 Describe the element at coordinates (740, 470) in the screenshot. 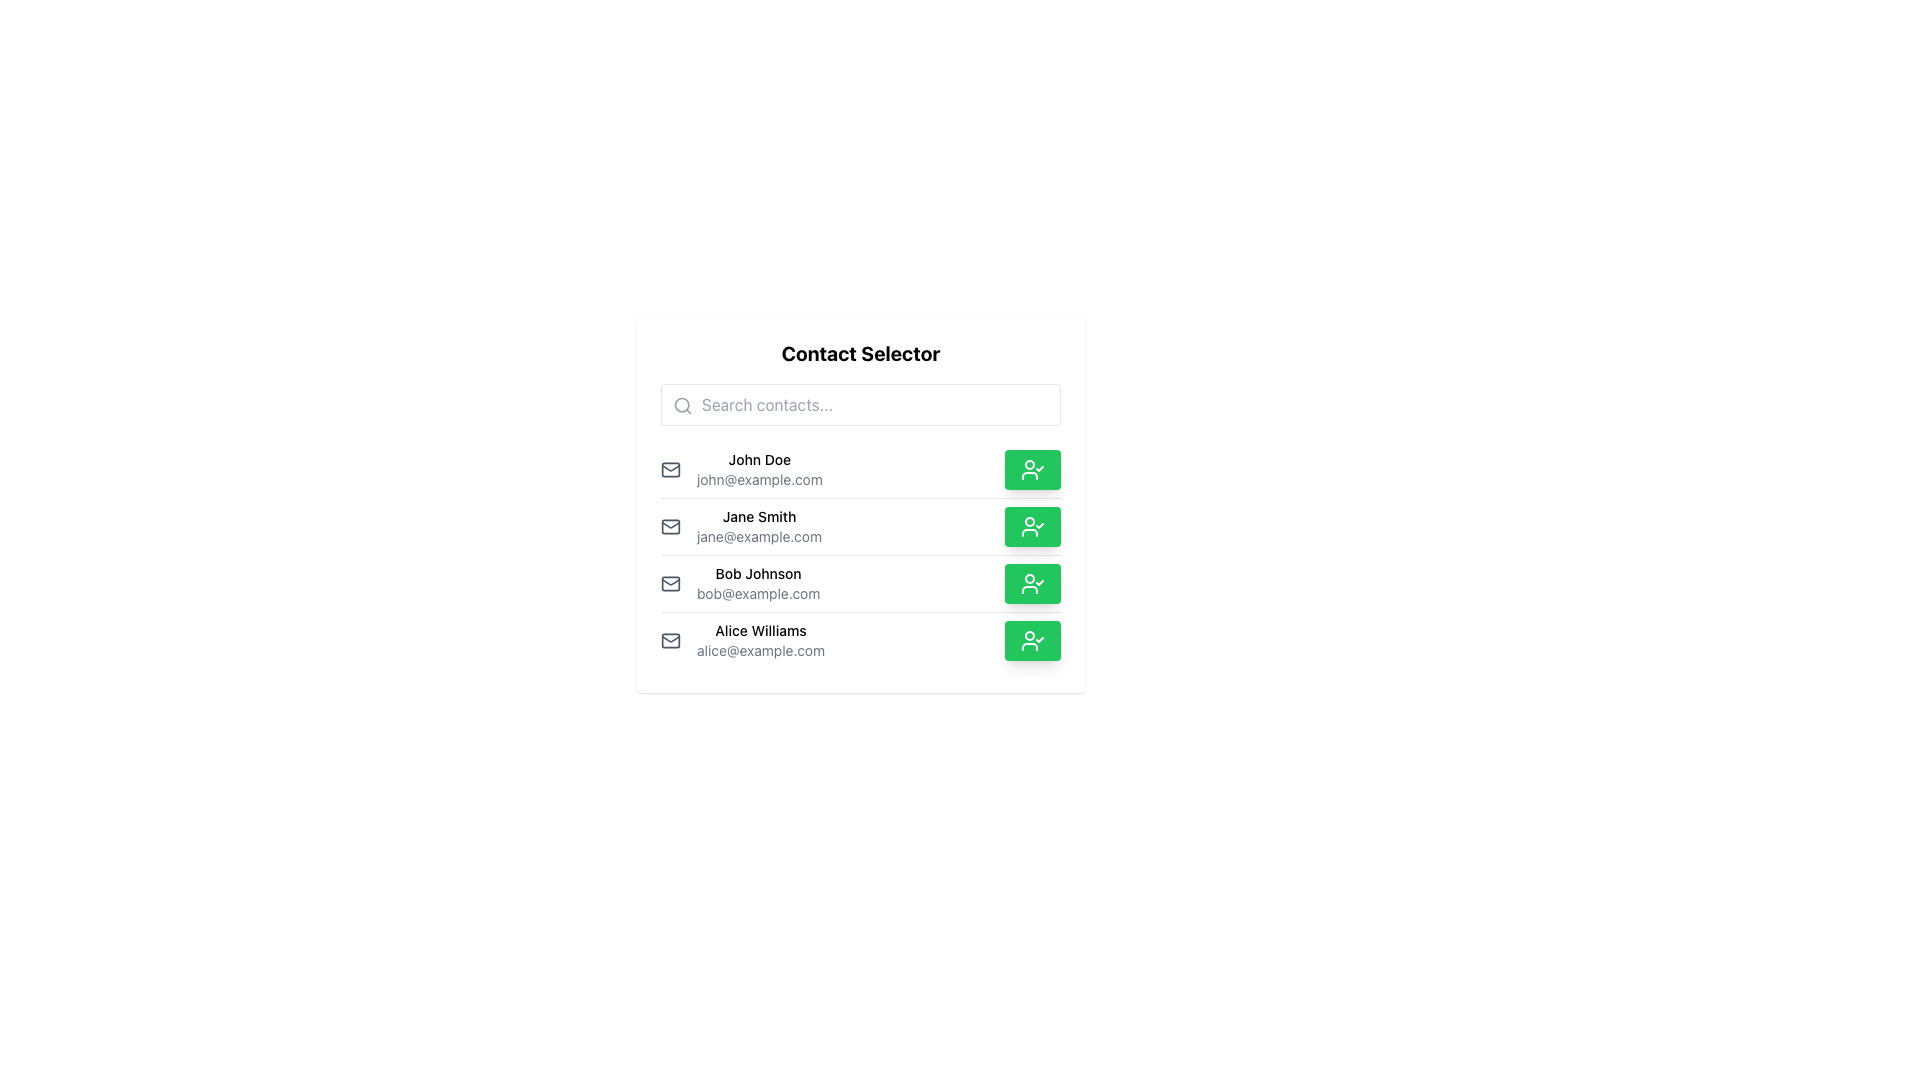

I see `the contact list item displaying 'John Doe'` at that location.